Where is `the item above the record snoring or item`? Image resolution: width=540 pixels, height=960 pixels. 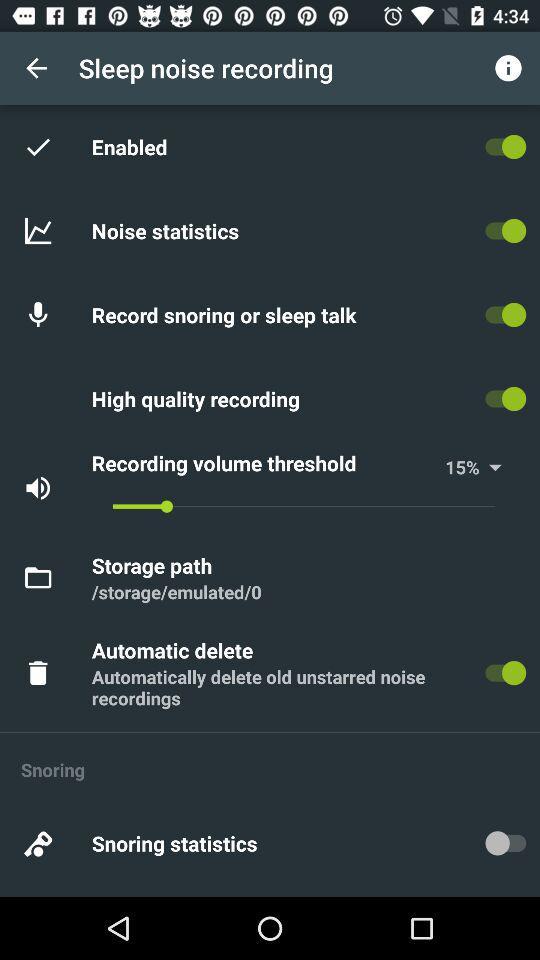 the item above the record snoring or item is located at coordinates (167, 230).